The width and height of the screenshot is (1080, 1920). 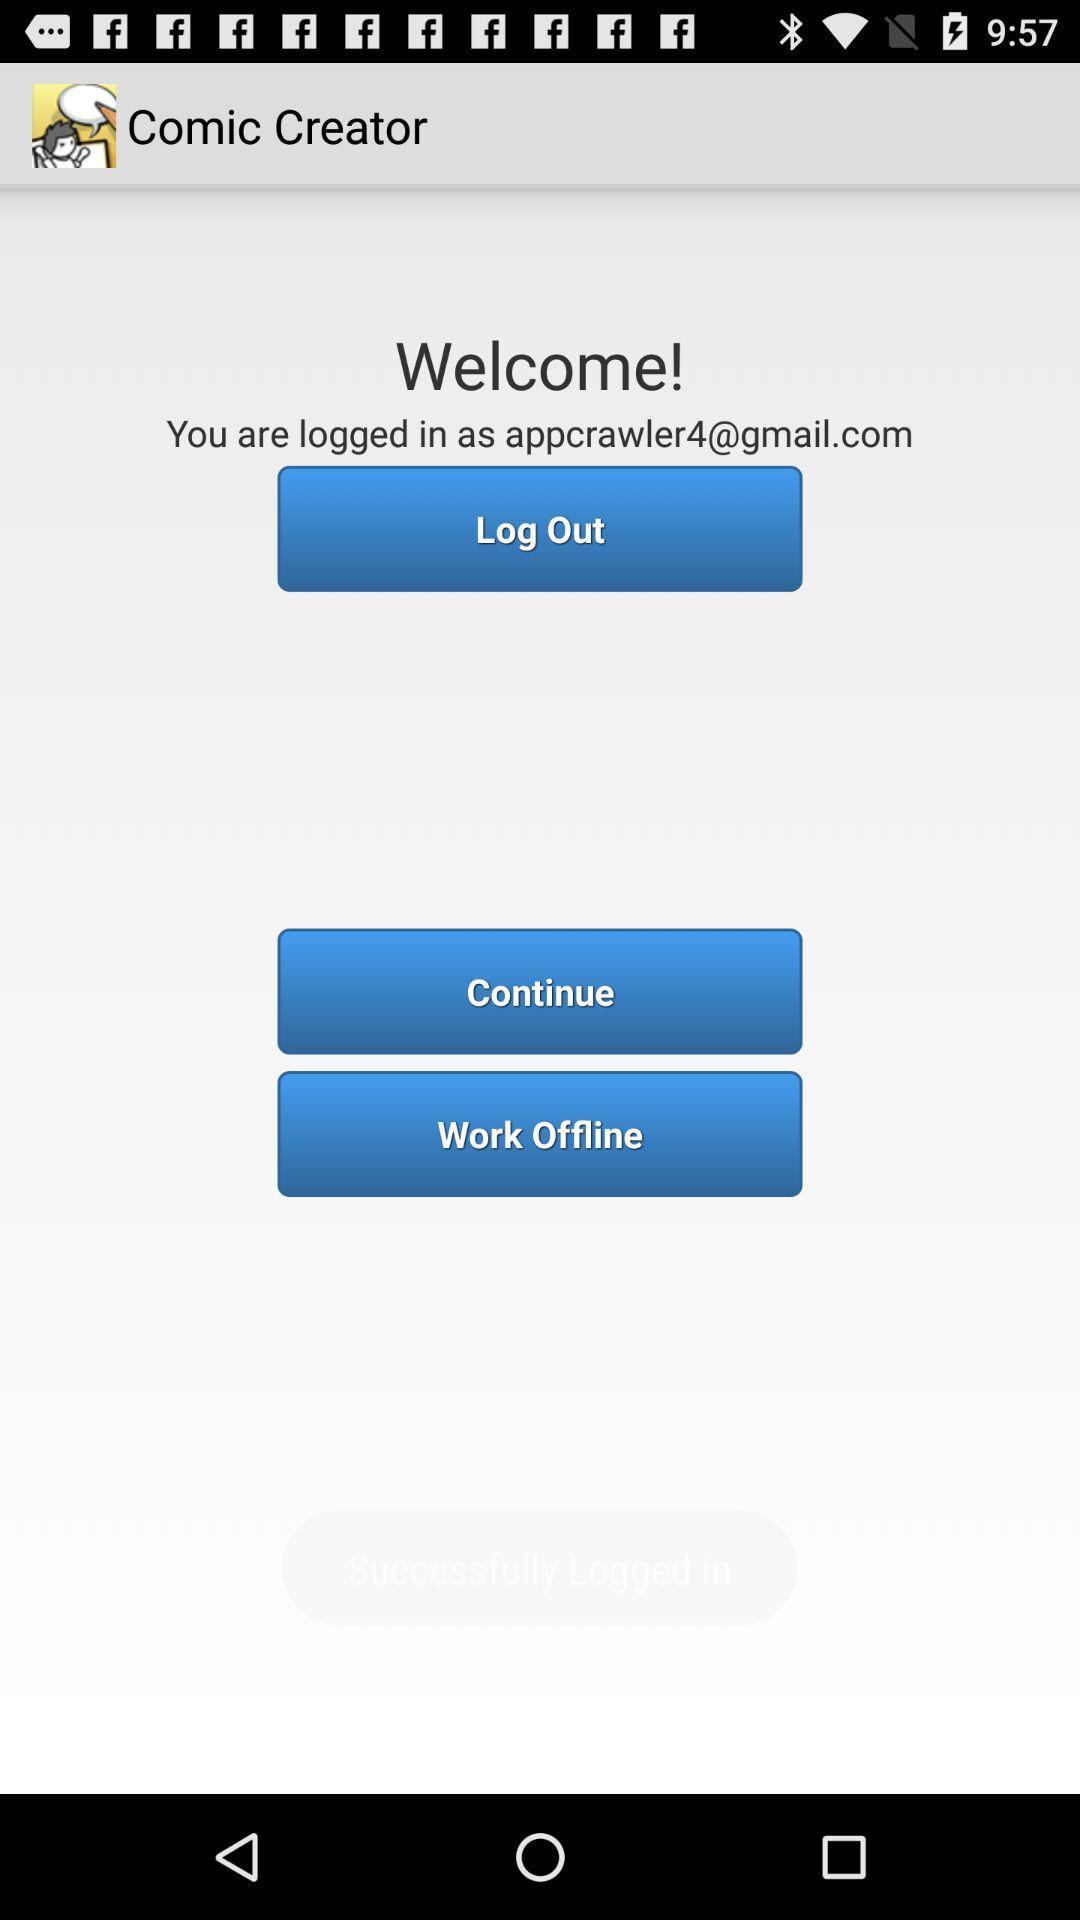 What do you see at coordinates (540, 528) in the screenshot?
I see `icon above the continue icon` at bounding box center [540, 528].